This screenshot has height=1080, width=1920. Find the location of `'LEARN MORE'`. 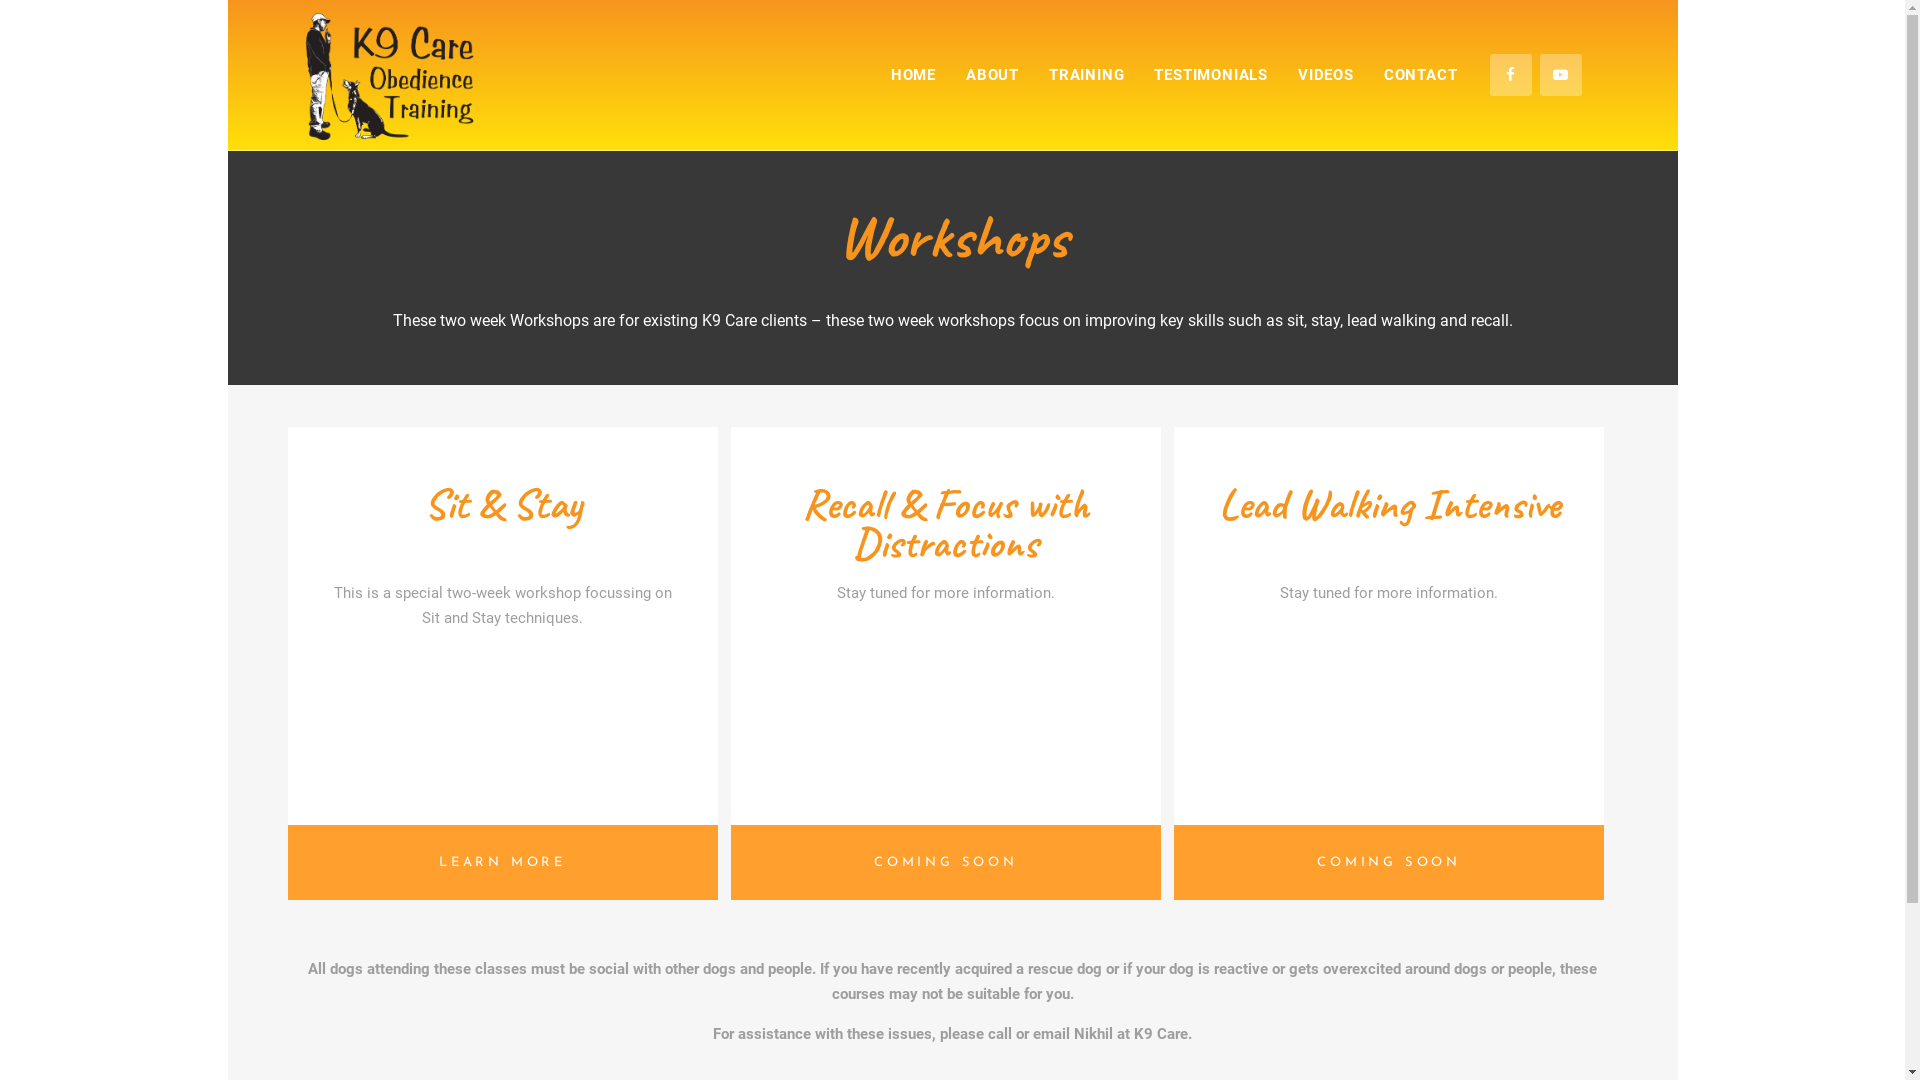

'LEARN MORE' is located at coordinates (503, 861).